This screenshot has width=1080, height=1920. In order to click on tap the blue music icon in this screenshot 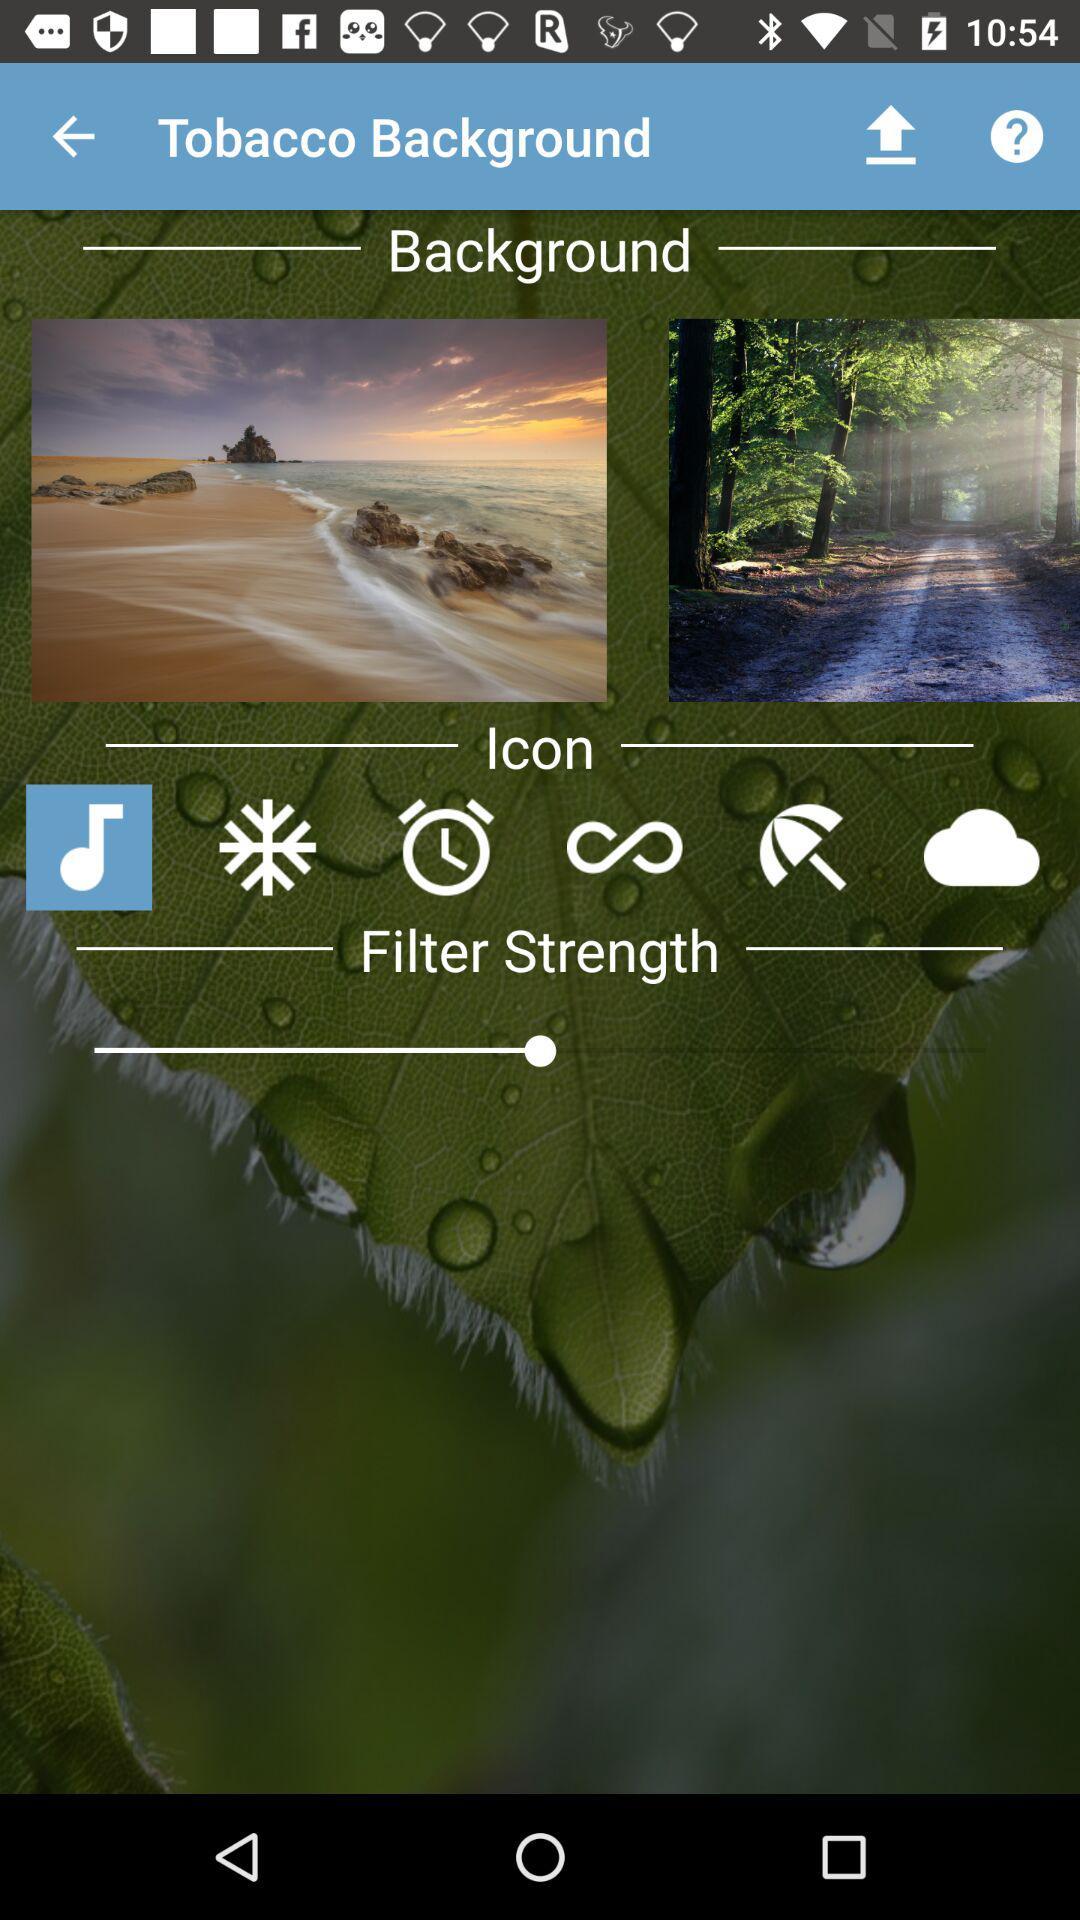, I will do `click(87, 848)`.